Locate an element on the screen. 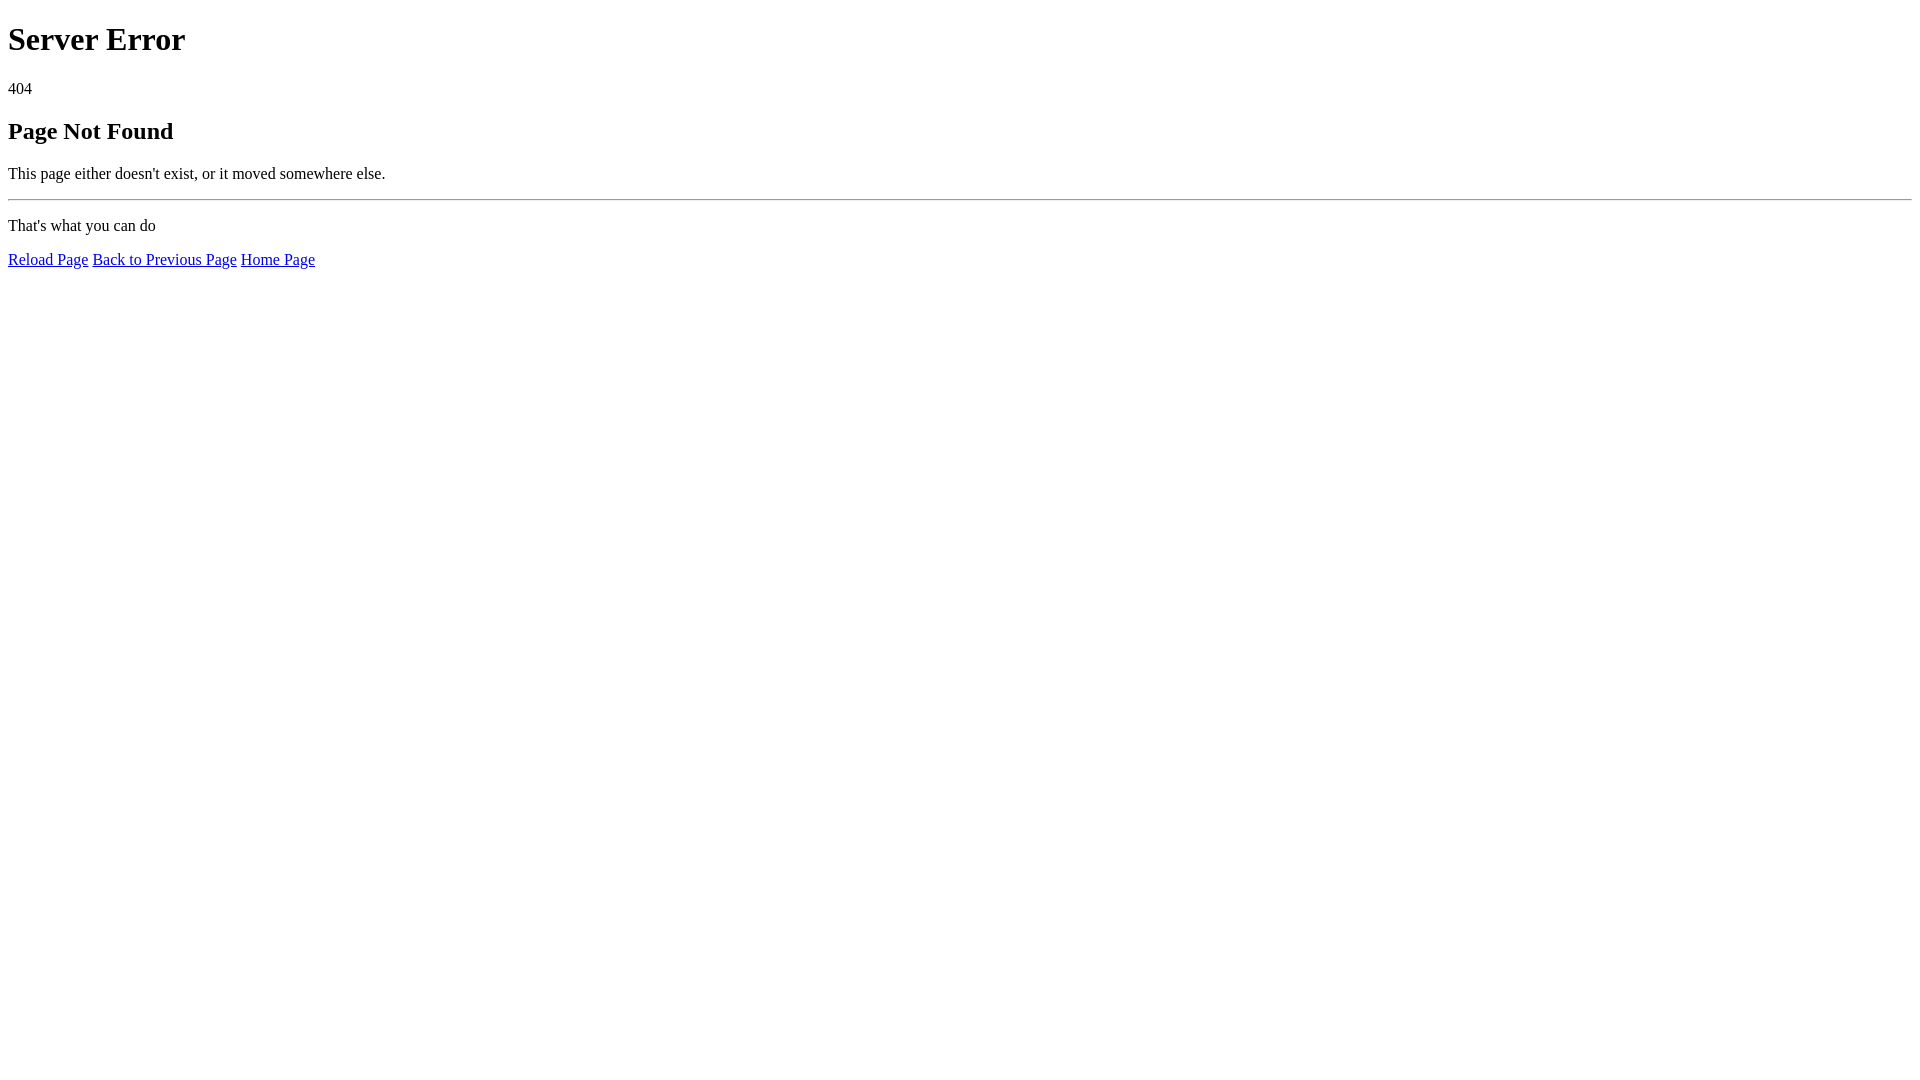 This screenshot has height=1080, width=1920. 'Back to Previous Page' is located at coordinates (90, 258).